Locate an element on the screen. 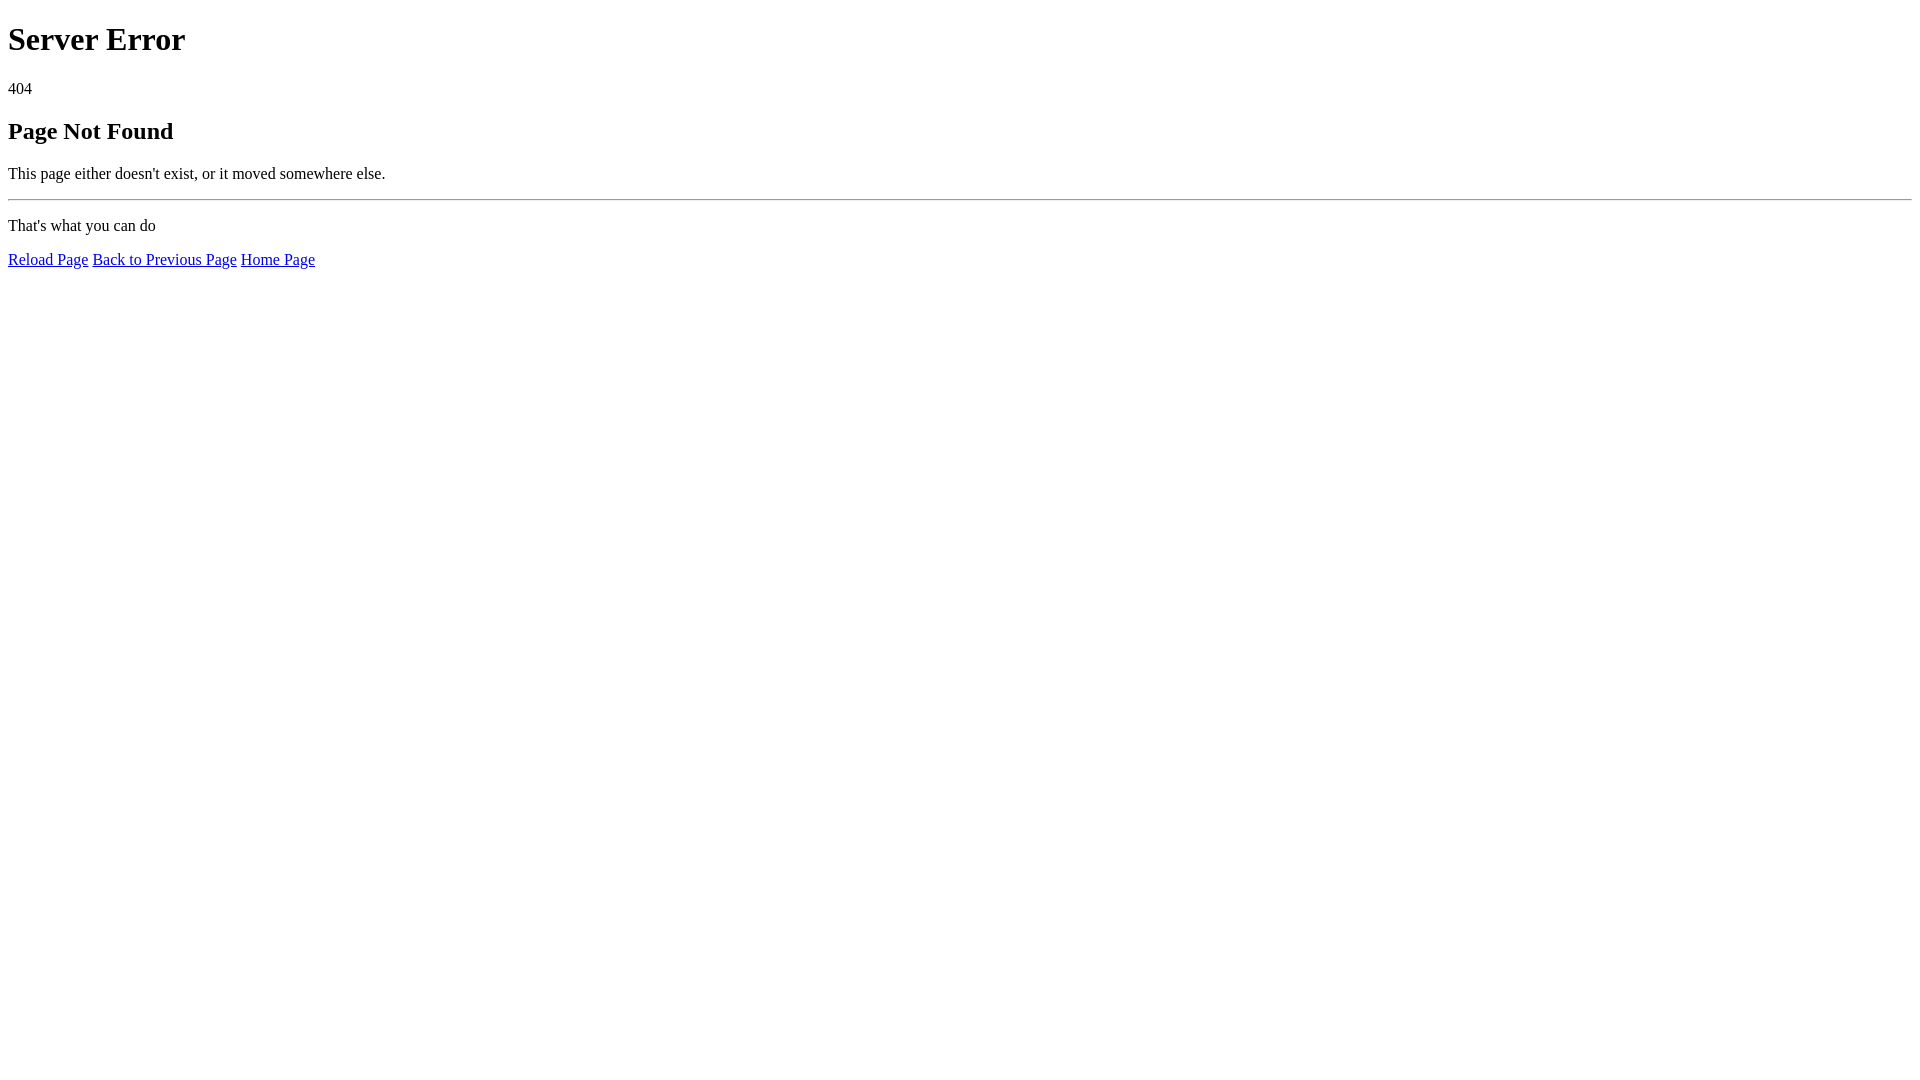 This screenshot has height=1080, width=1920. 'Back to Previous Page' is located at coordinates (90, 258).